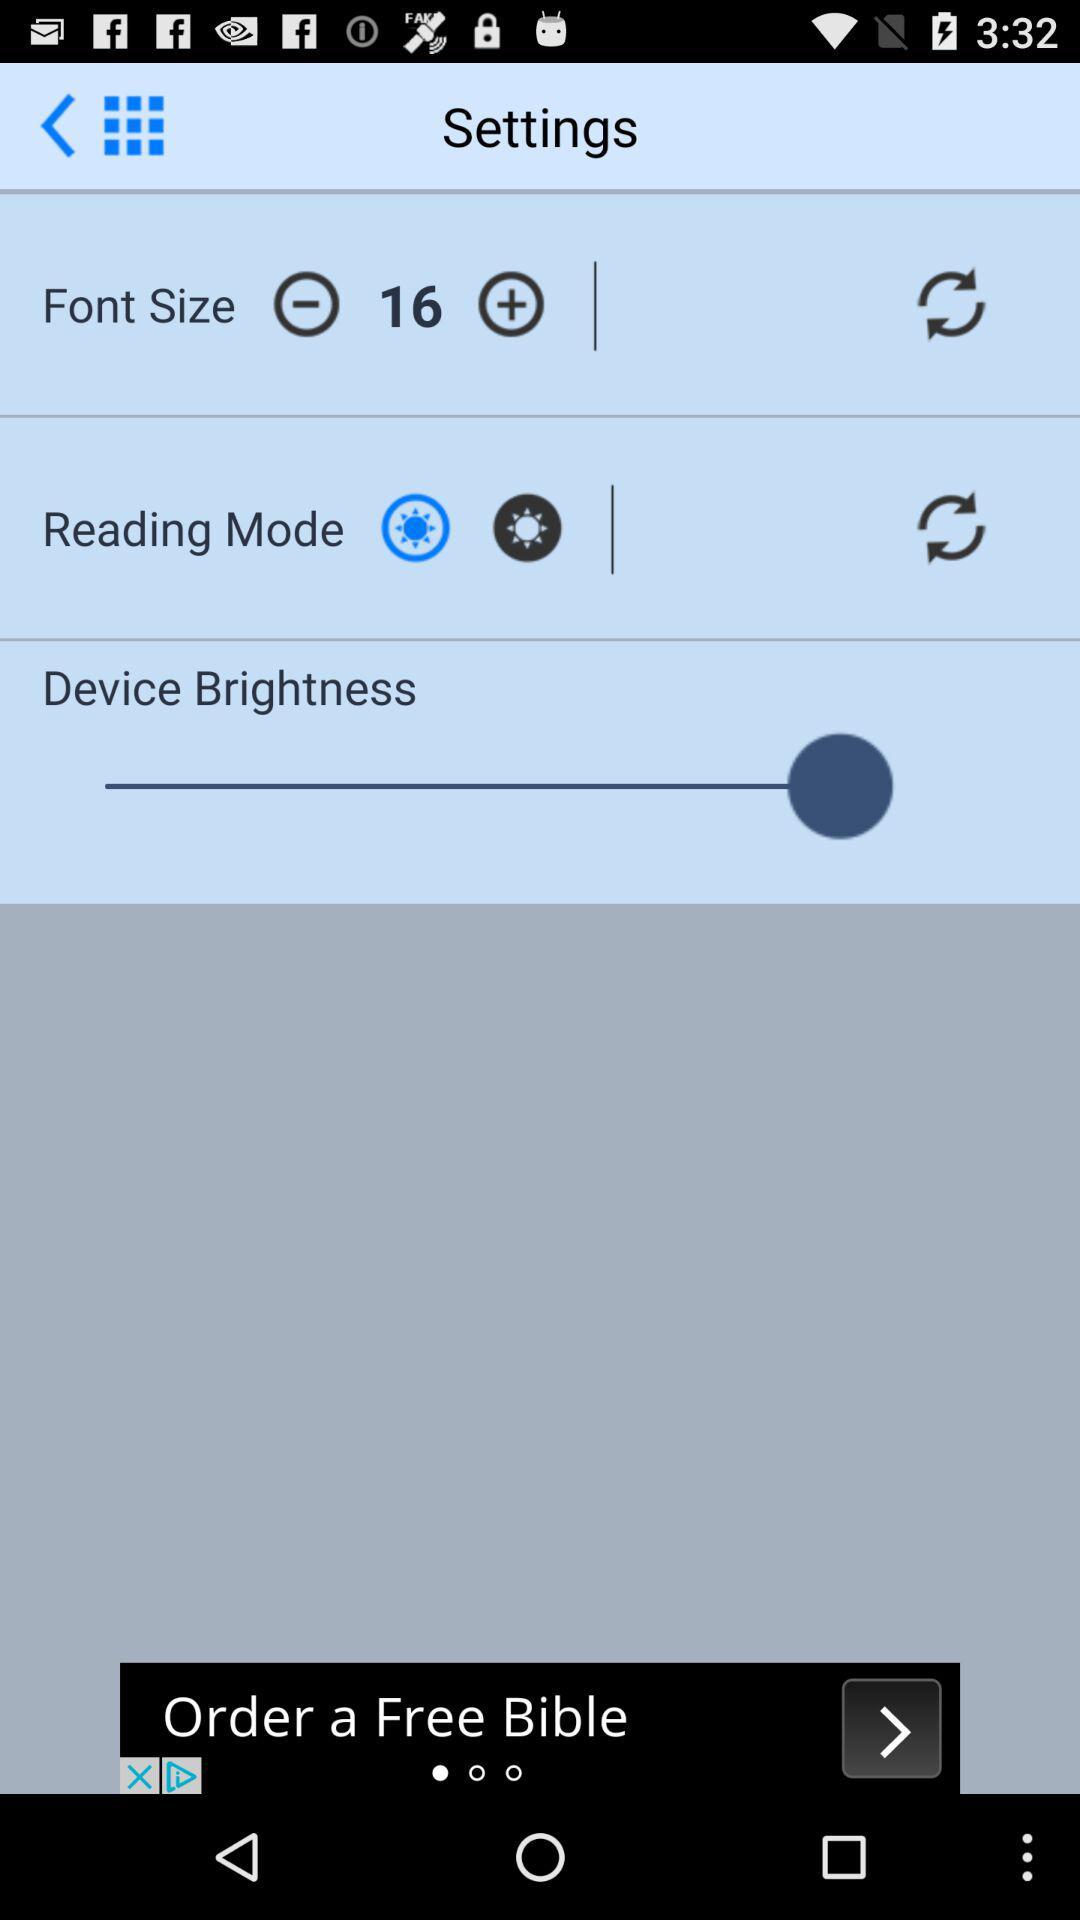  What do you see at coordinates (306, 303) in the screenshot?
I see `reduce font size option` at bounding box center [306, 303].